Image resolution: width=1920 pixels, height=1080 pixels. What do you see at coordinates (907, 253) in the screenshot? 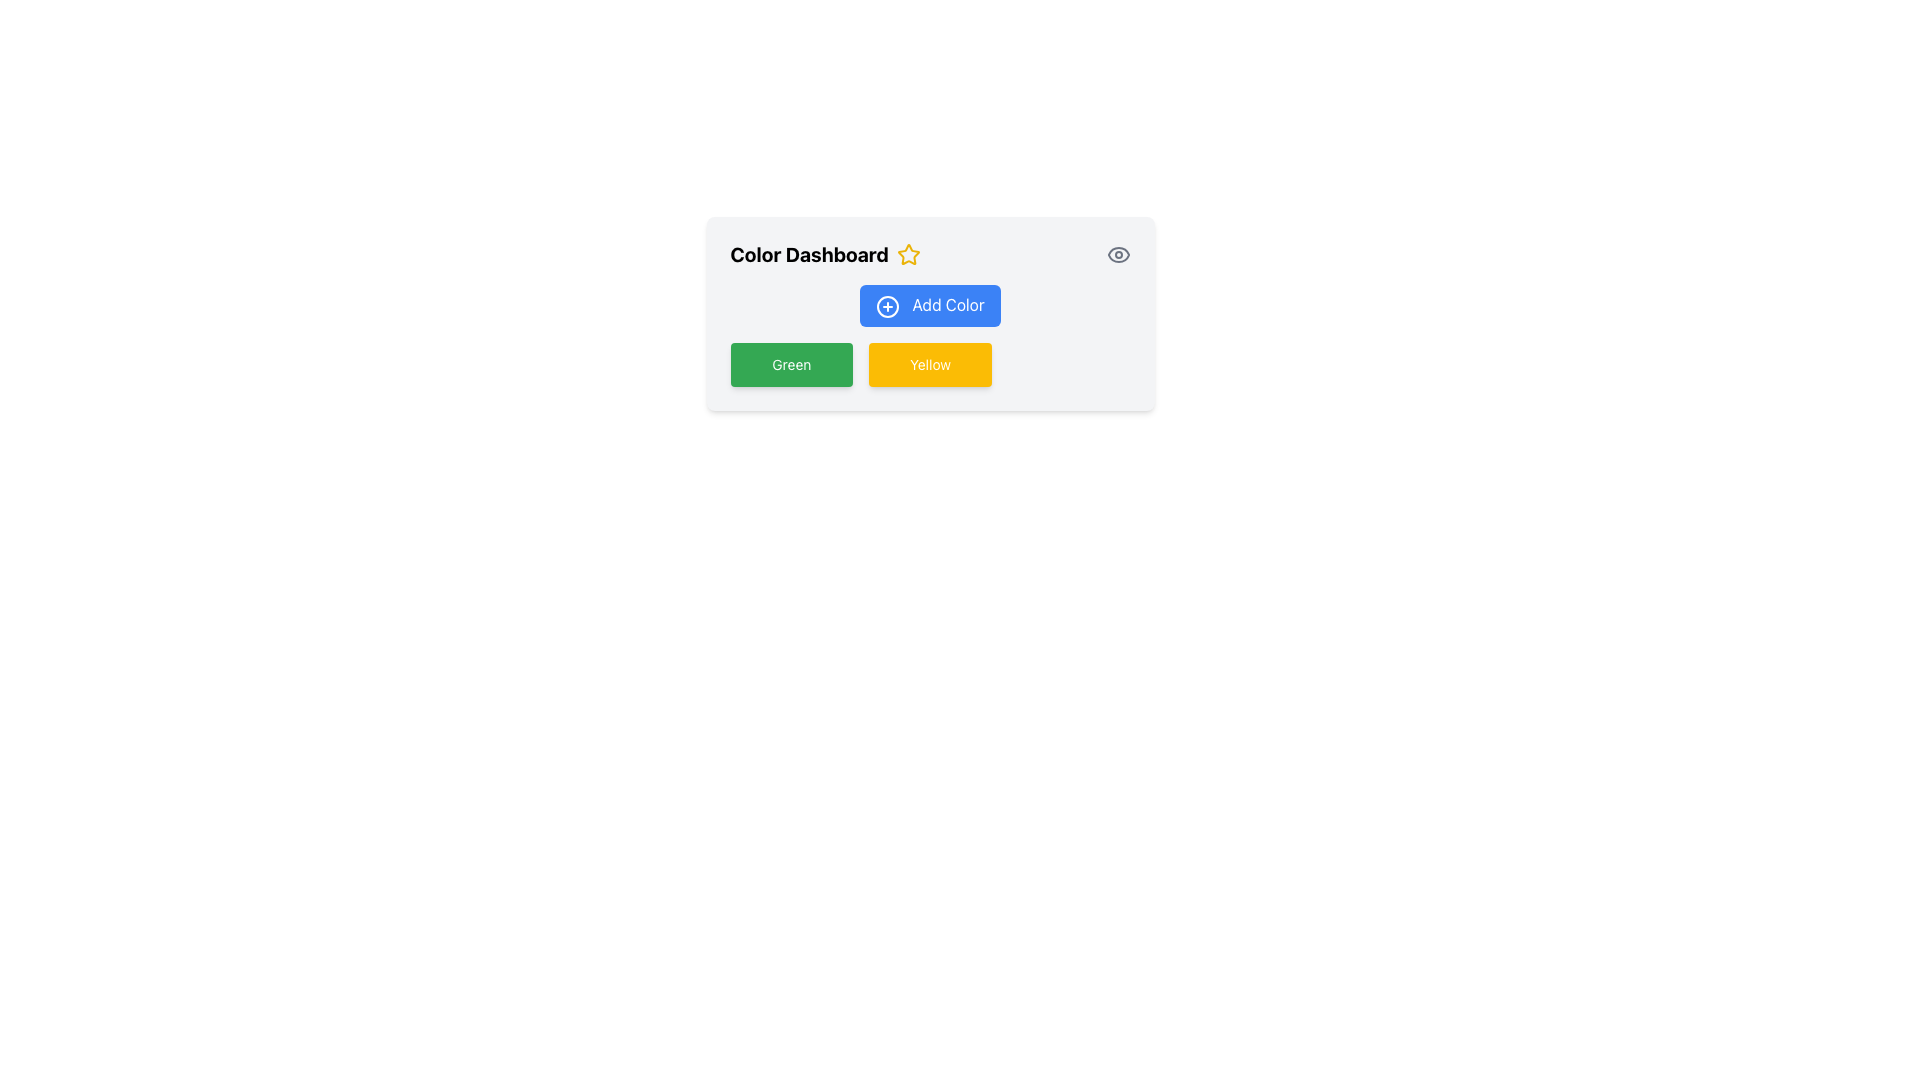
I see `the decorative icon indicating favorite status next to the 'Color Dashboard' text in the header section of the card` at bounding box center [907, 253].